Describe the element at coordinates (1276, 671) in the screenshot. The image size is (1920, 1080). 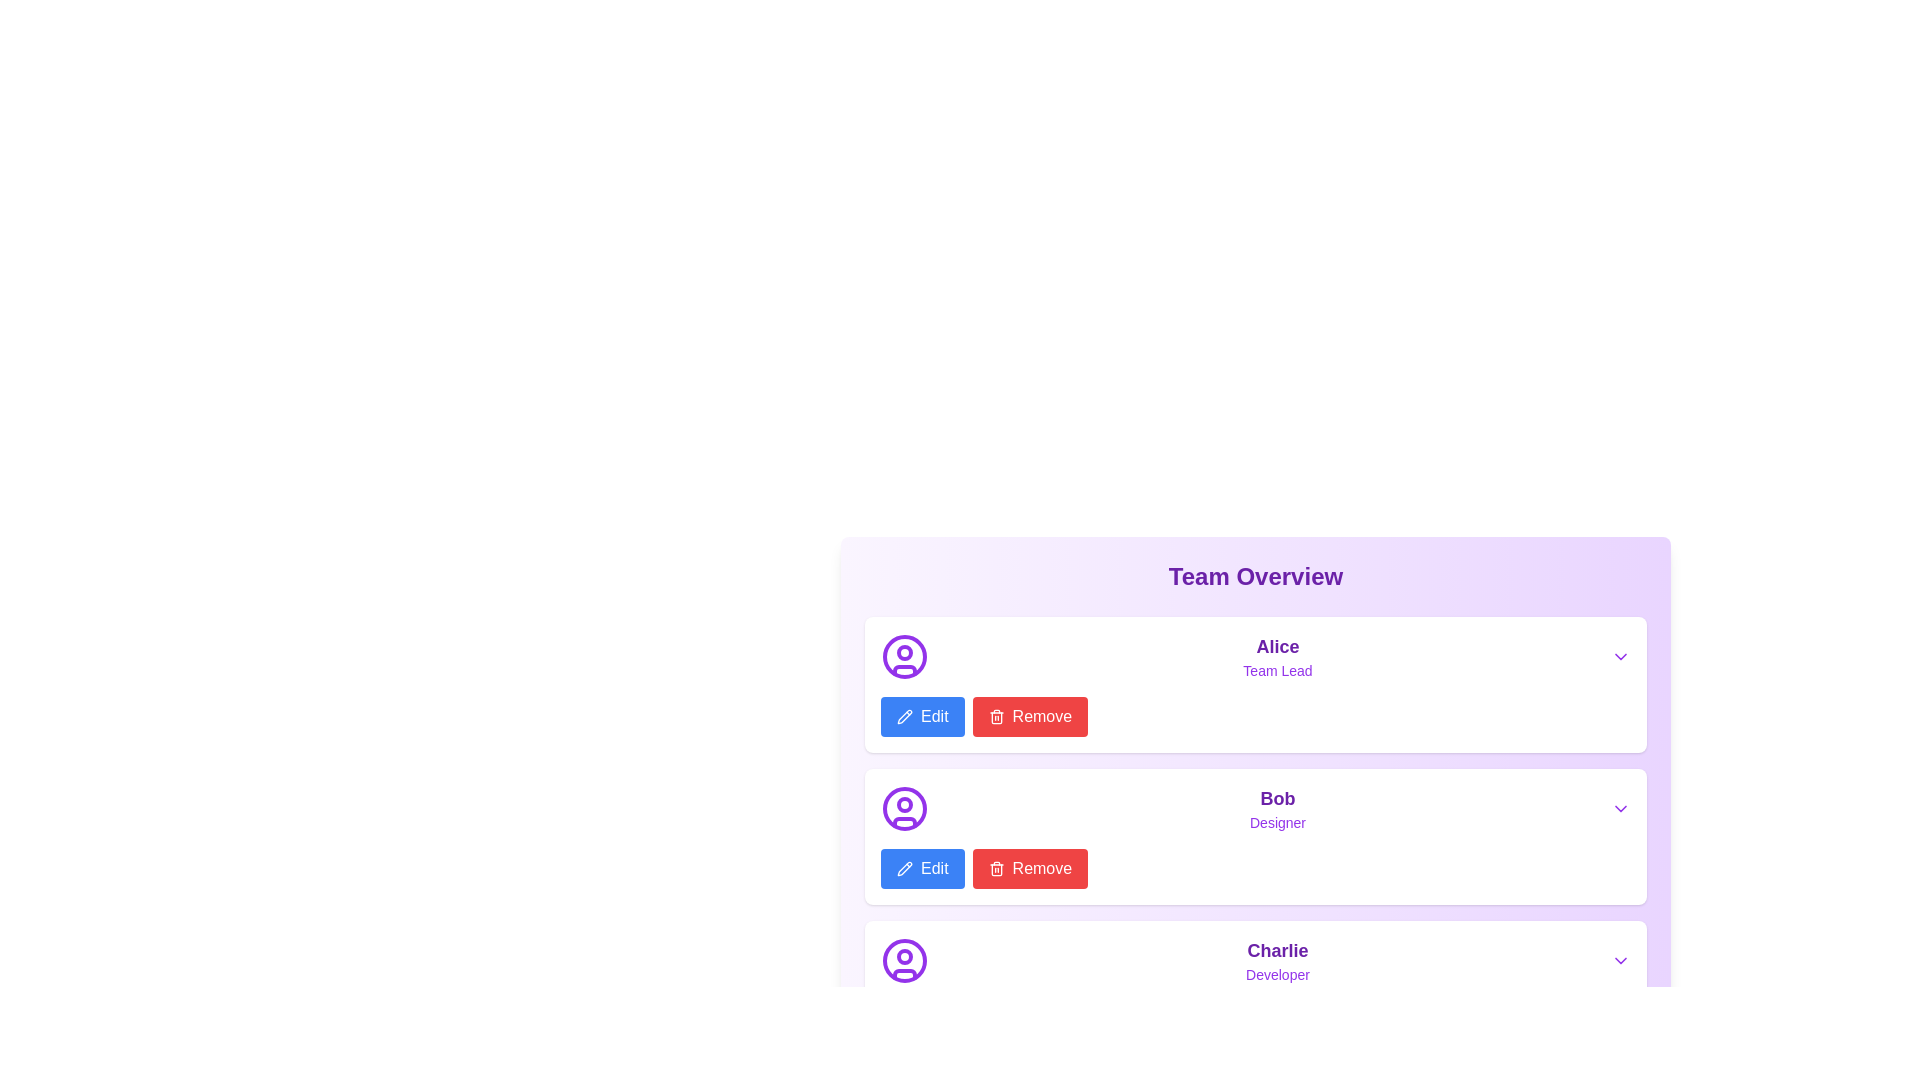
I see `the text label element displaying 'Team Lead', which is styled in purple and located beneath the name 'Alice' within a card layout` at that location.